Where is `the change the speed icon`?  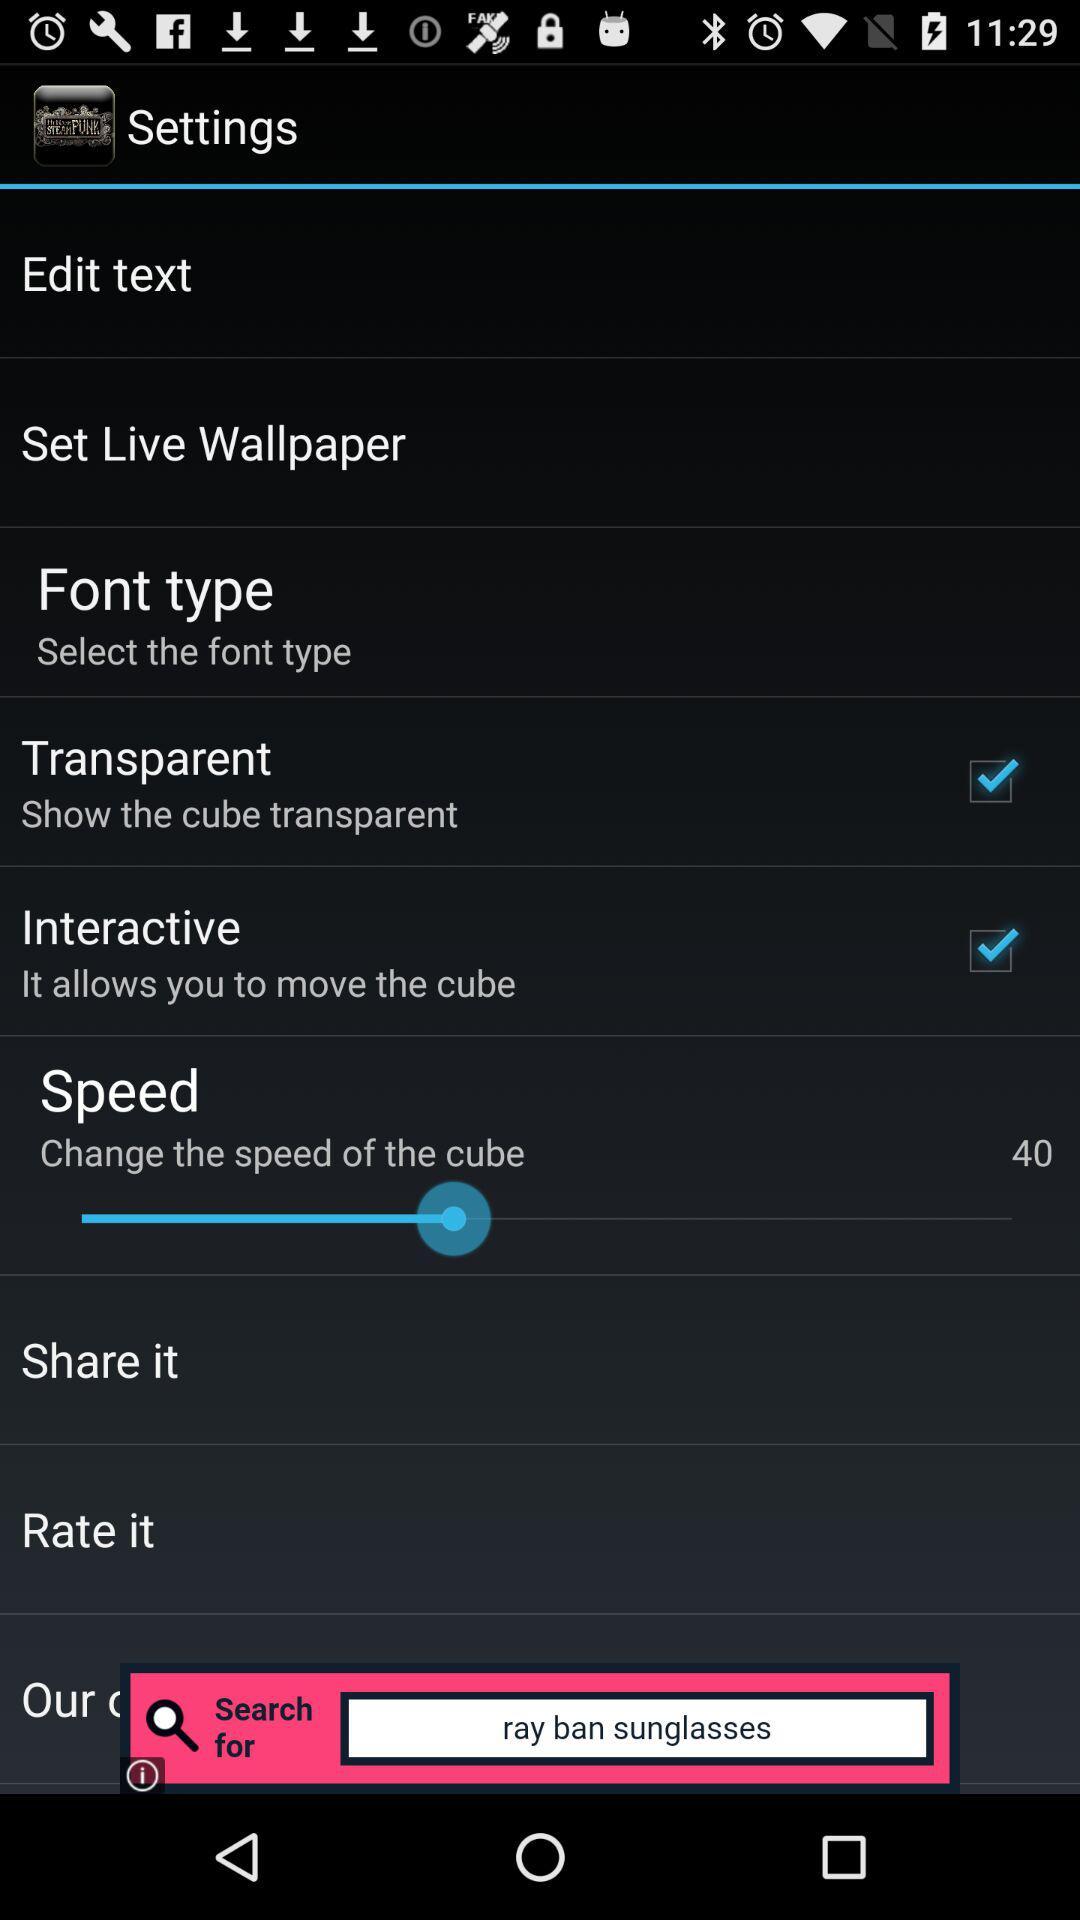 the change the speed icon is located at coordinates (546, 1152).